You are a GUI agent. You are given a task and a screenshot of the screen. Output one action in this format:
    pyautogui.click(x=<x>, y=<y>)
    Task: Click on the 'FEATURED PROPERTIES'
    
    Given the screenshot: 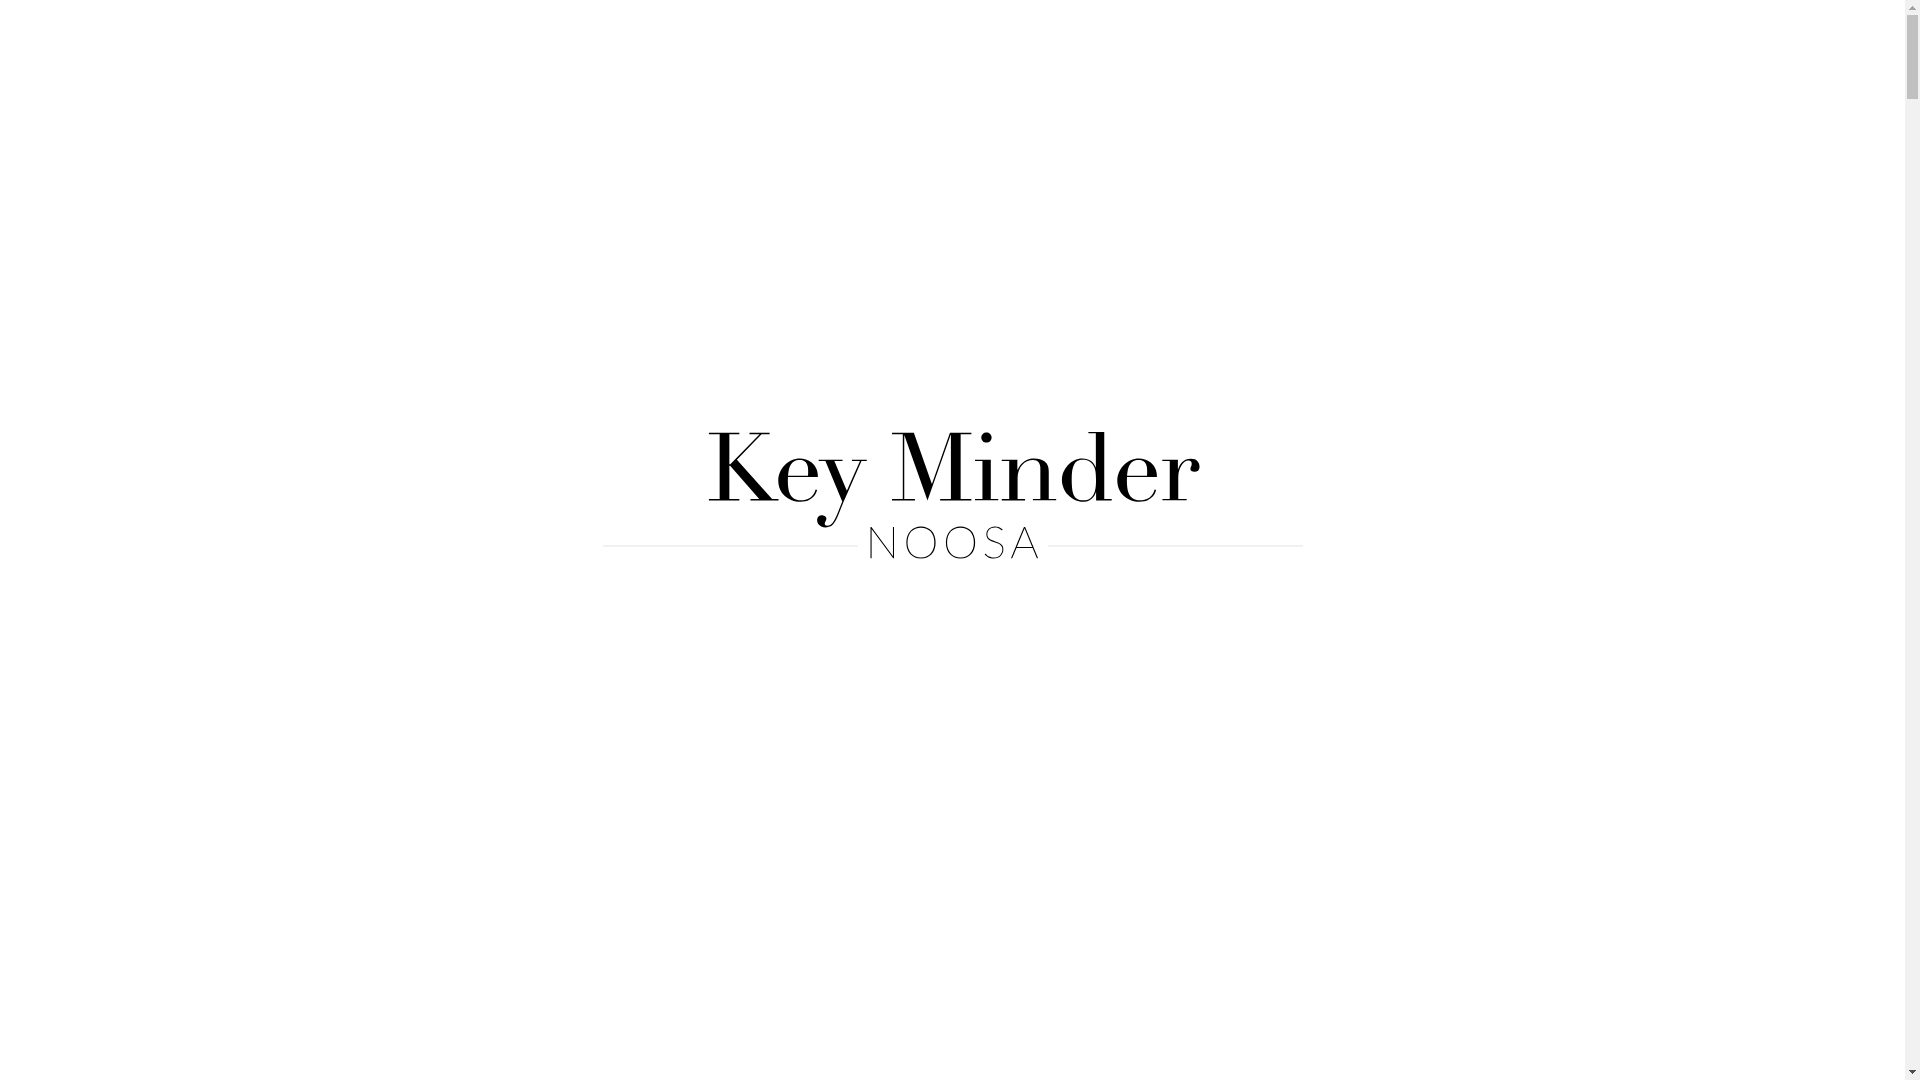 What is the action you would take?
    pyautogui.click(x=1025, y=35)
    